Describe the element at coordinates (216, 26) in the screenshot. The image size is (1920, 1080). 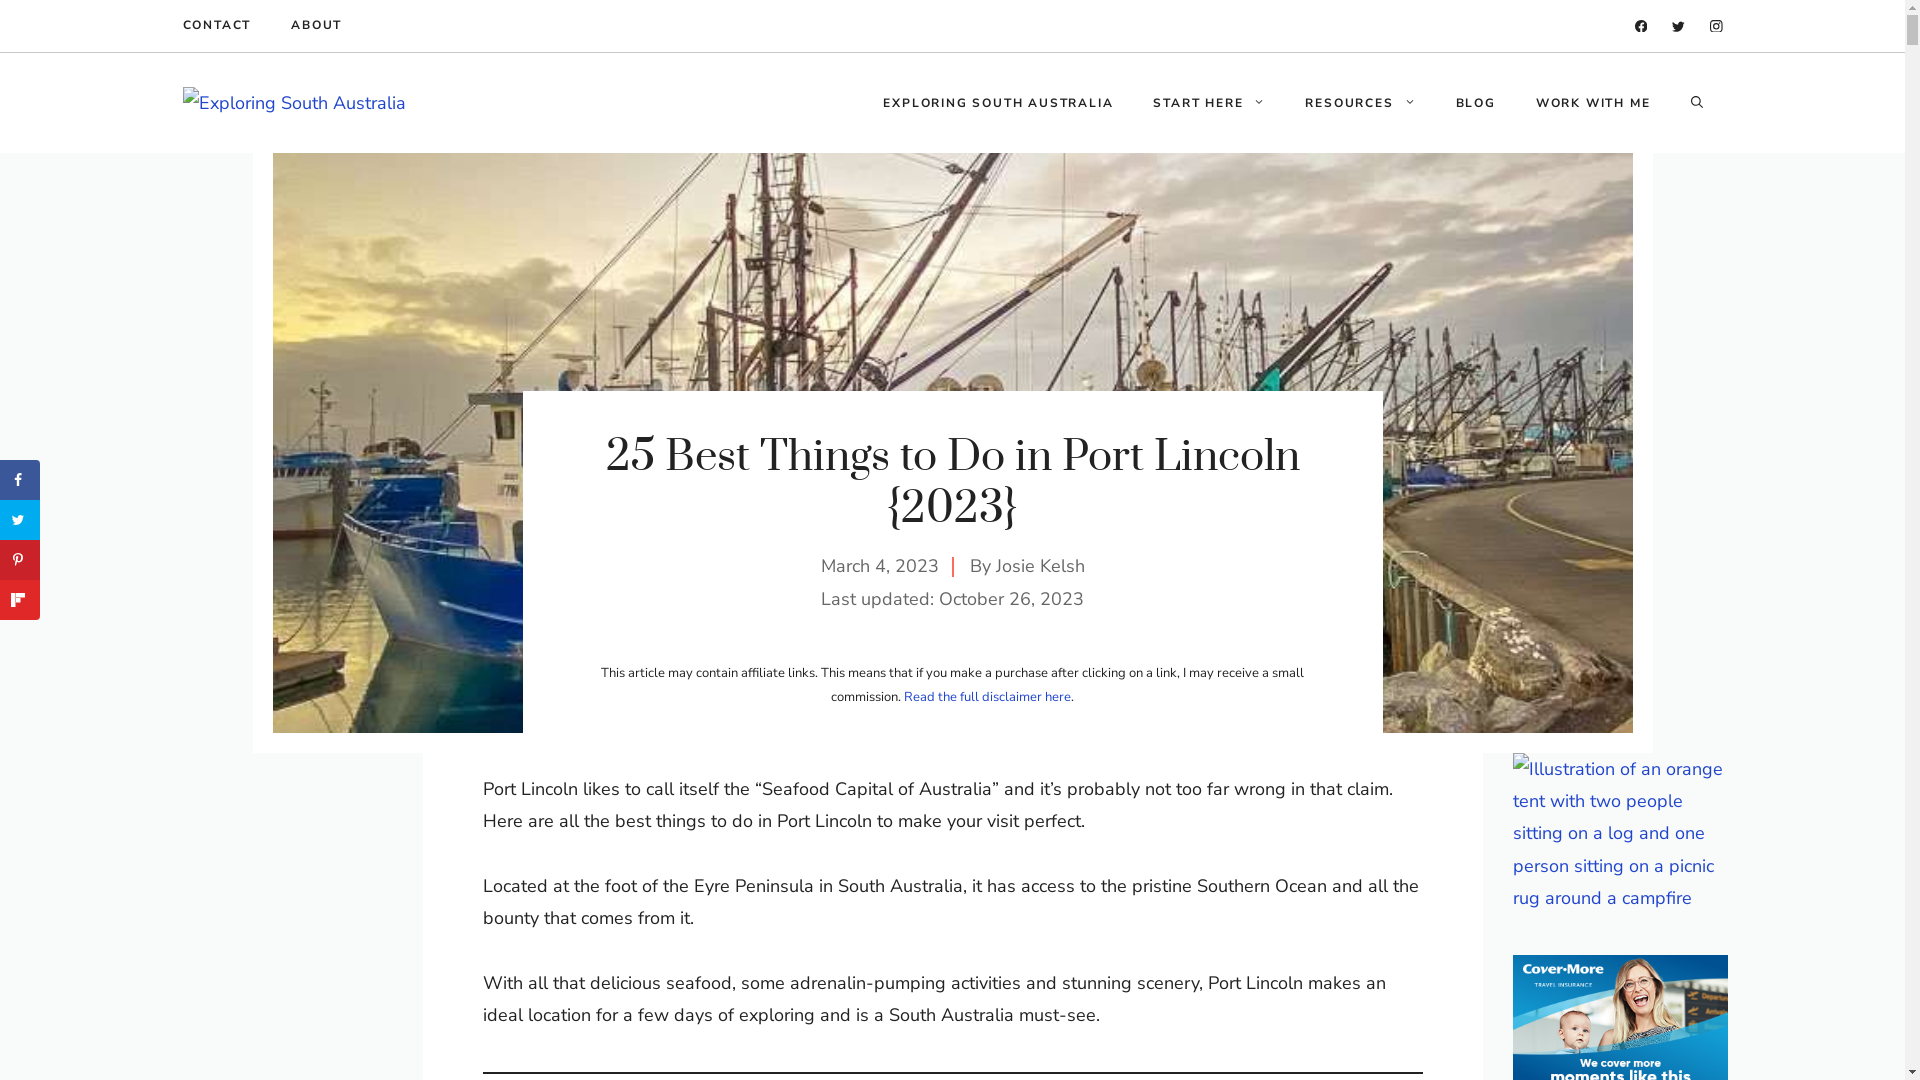
I see `'CONTACT'` at that location.